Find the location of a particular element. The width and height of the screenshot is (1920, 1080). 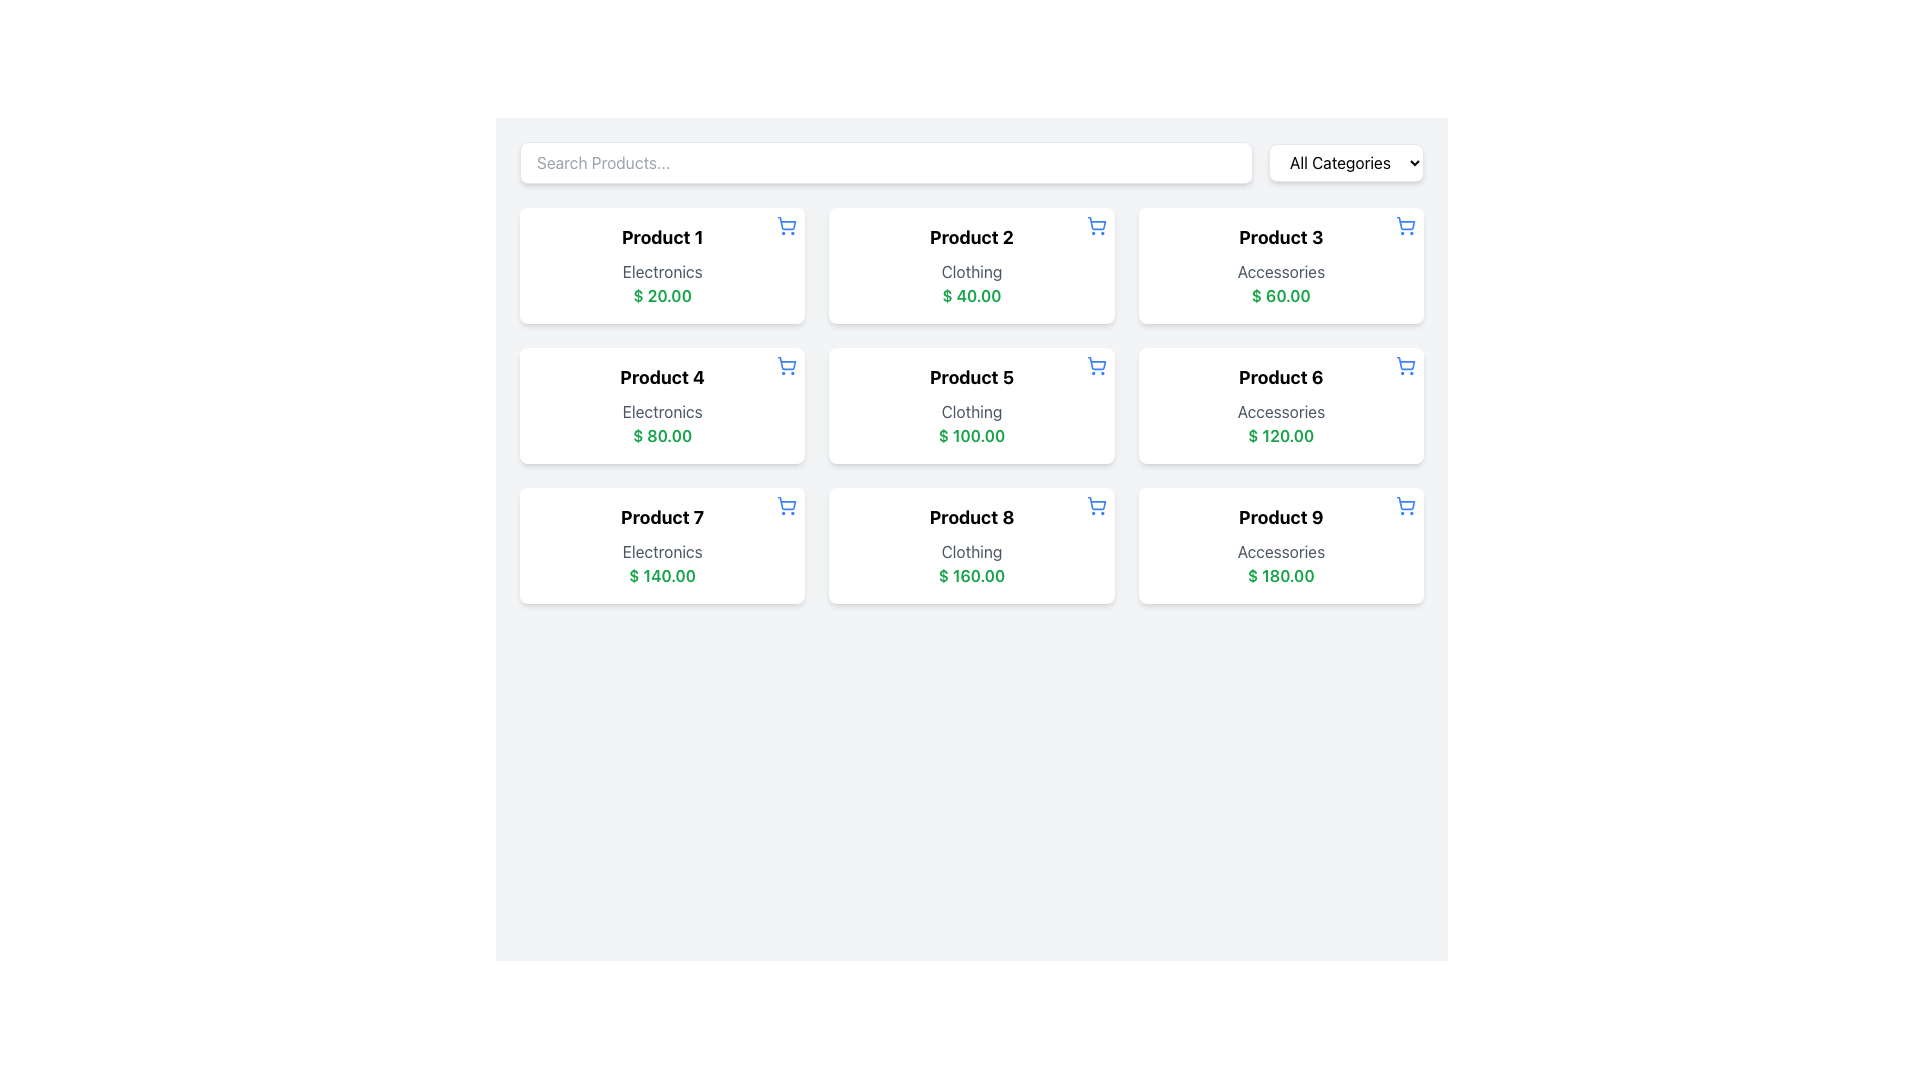

the eighth product card in the 3-column grid layout is located at coordinates (971, 546).